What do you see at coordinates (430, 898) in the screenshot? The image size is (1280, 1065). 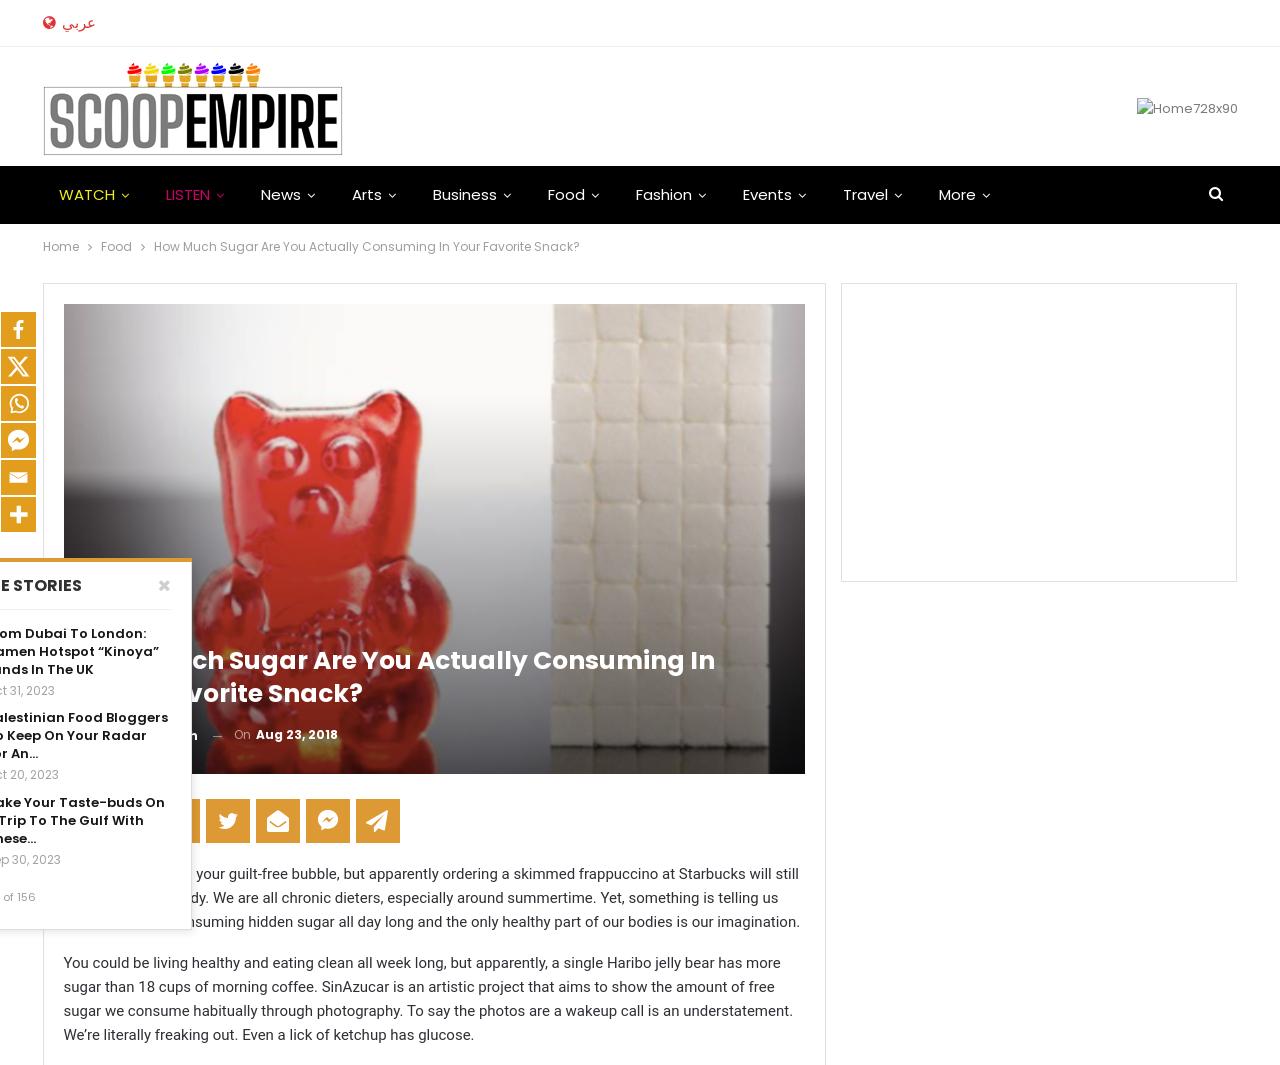 I see `'We’re sorry to burst your guilt-free bubble, but apparently ordering a skimmed frappuccino at Starbucks will still harm your bikini body. We are all chronic dieters, especially around summertime. Yet, something is telling us that we’ve been consuming hidden sugar all day long and the only healthy part of our bodies is our imagination.'` at bounding box center [430, 898].